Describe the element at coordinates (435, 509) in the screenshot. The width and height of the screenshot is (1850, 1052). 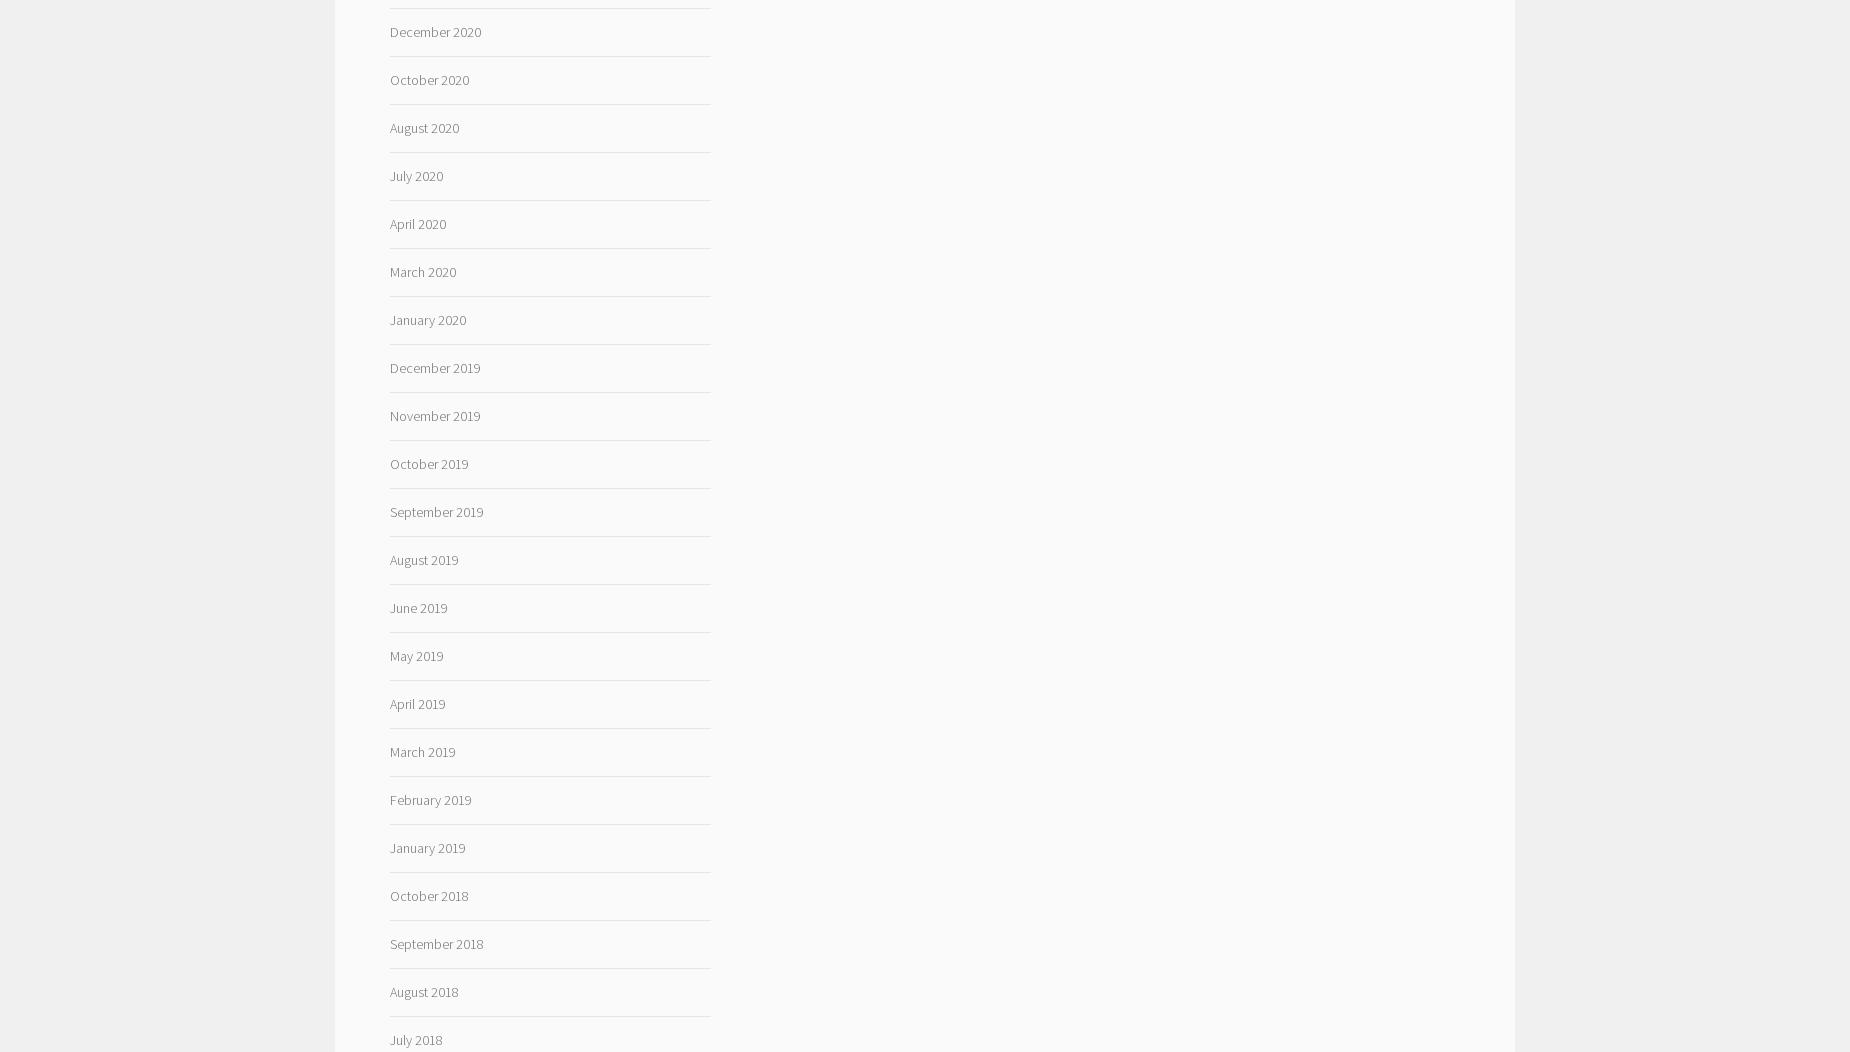
I see `'September 2019'` at that location.